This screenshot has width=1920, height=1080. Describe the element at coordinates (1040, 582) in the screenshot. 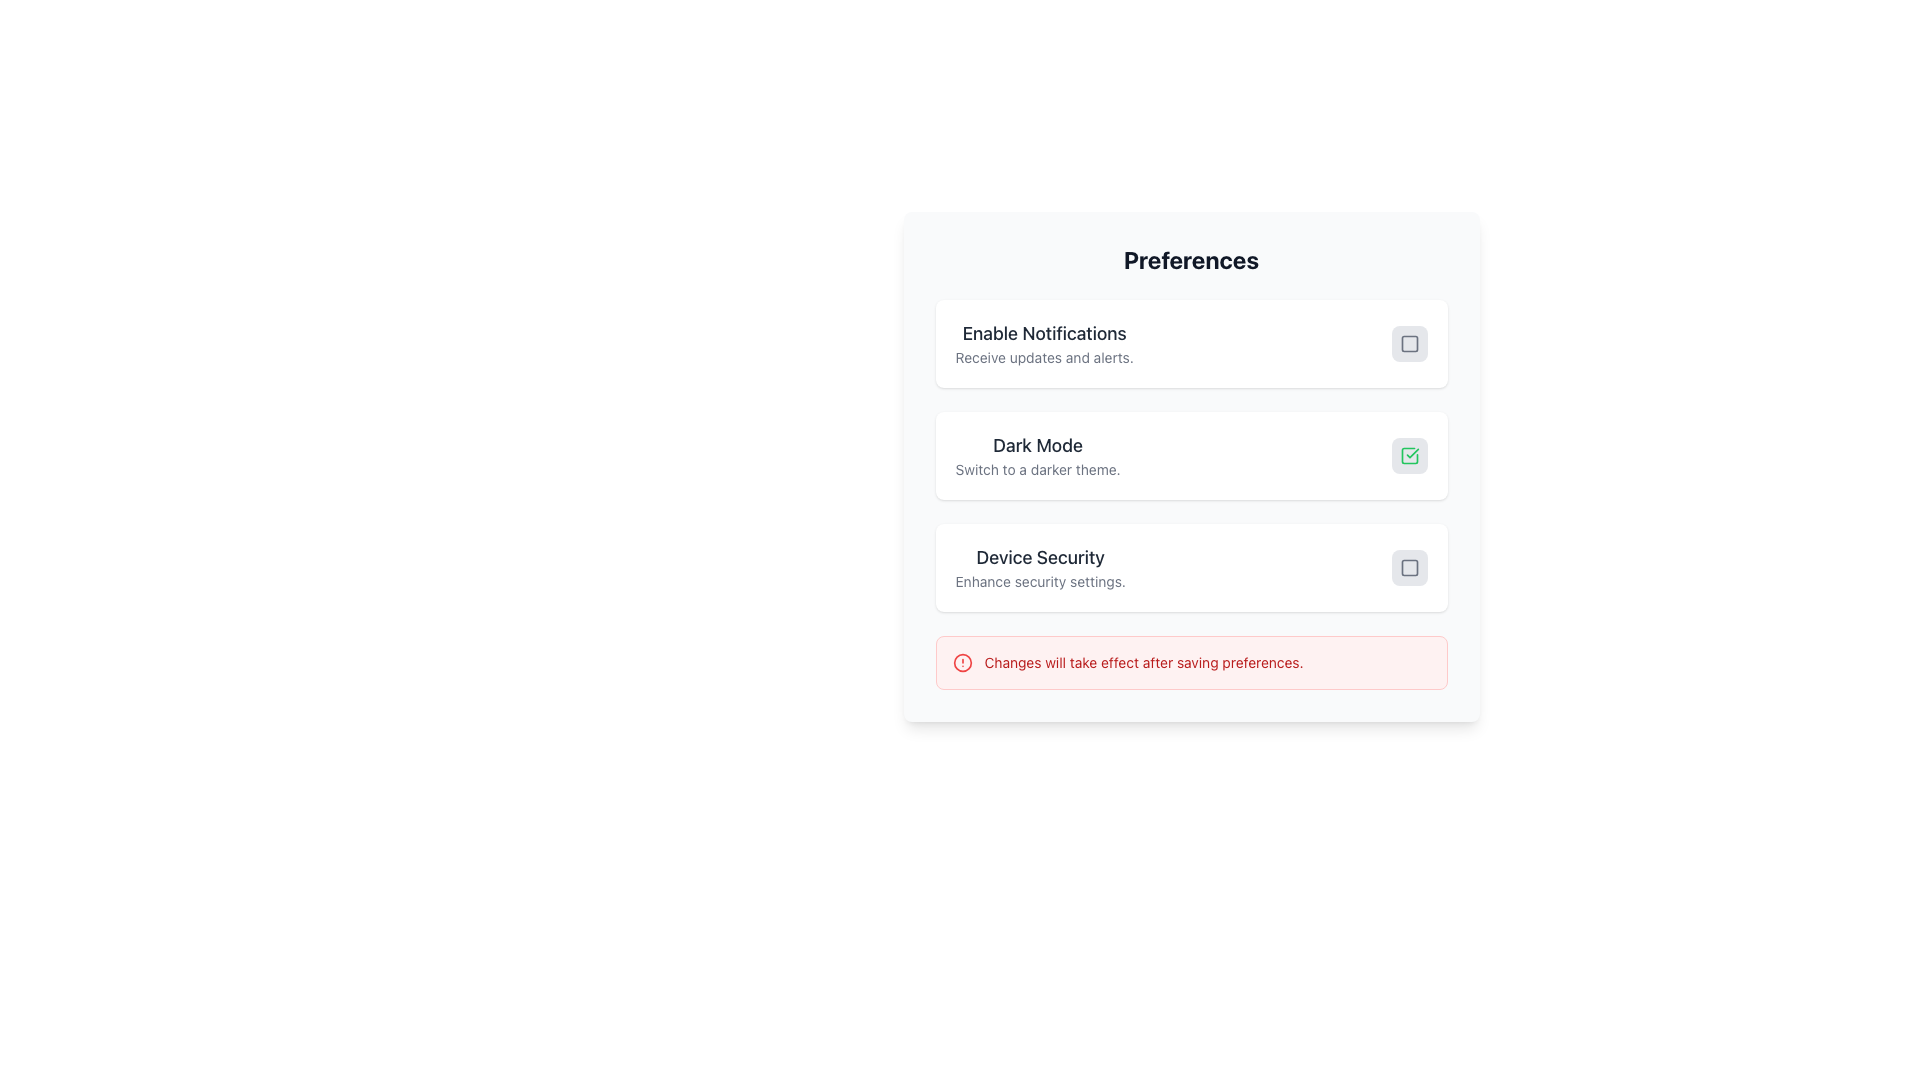

I see `the text label that reads 'Enhance security settings.' located below the 'Device Security' title in the preferences menu` at that location.